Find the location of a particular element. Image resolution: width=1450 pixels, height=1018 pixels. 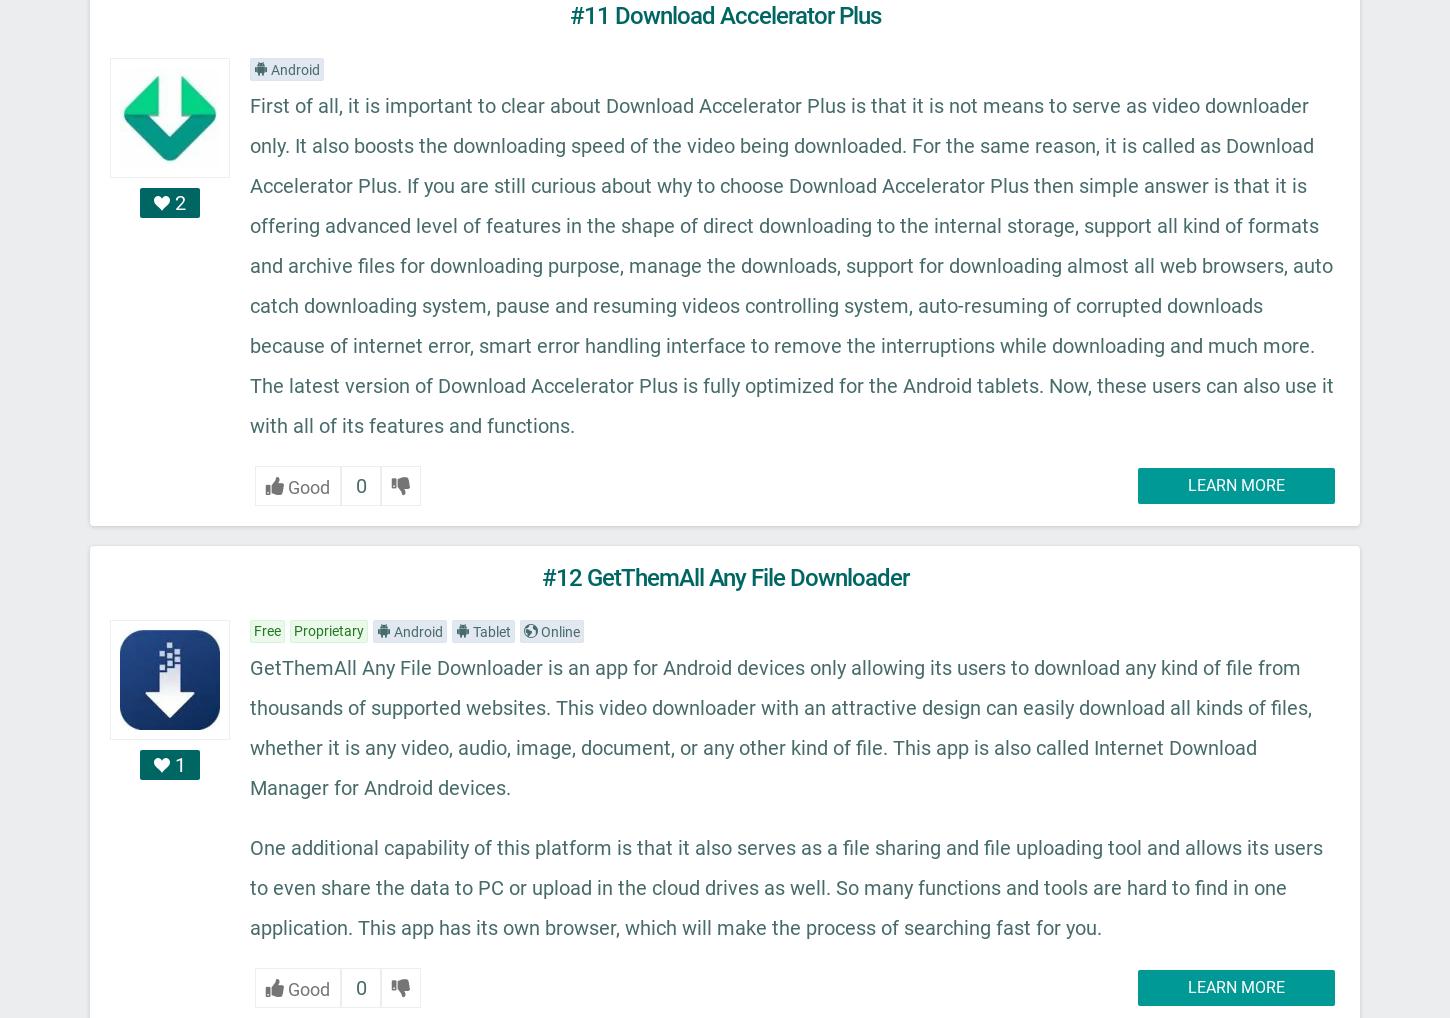

'Proprietary' is located at coordinates (329, 629).